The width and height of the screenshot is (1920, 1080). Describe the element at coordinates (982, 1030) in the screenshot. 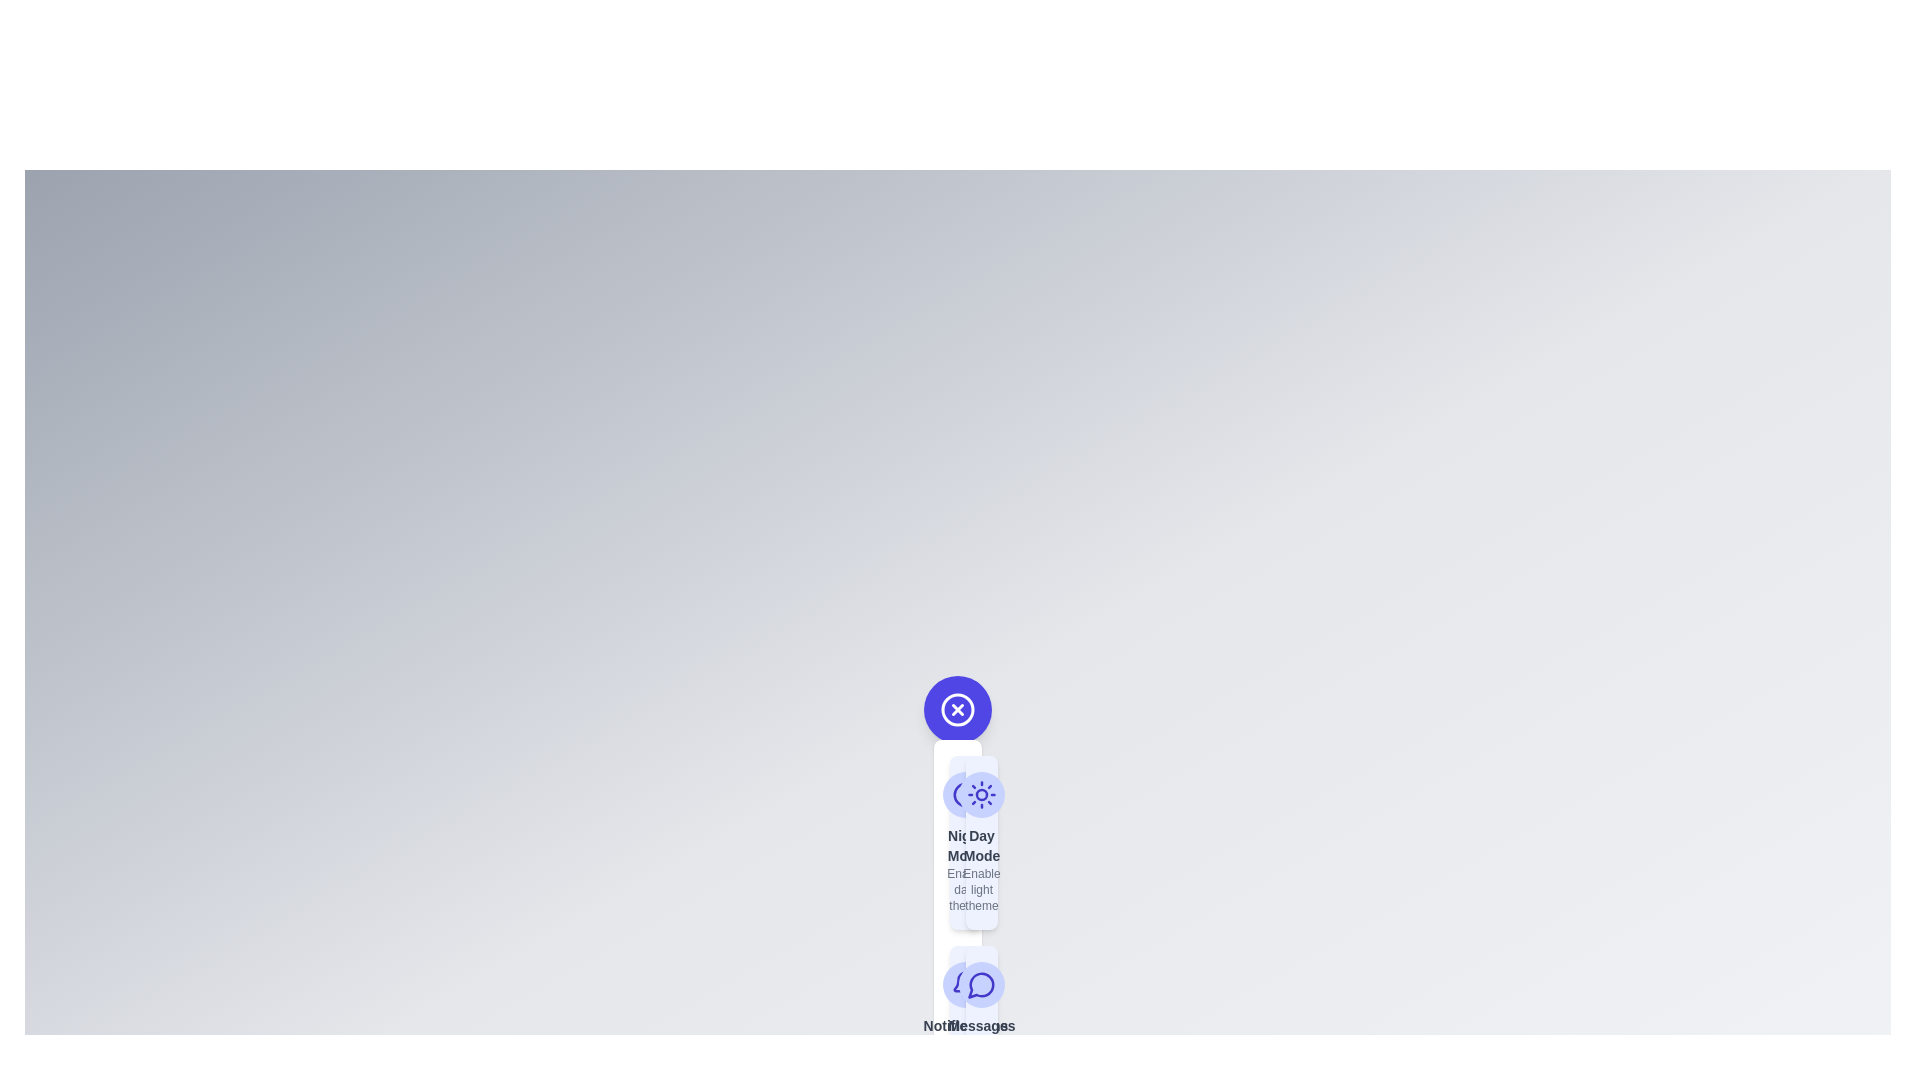

I see `the 'Messages' button to select it` at that location.